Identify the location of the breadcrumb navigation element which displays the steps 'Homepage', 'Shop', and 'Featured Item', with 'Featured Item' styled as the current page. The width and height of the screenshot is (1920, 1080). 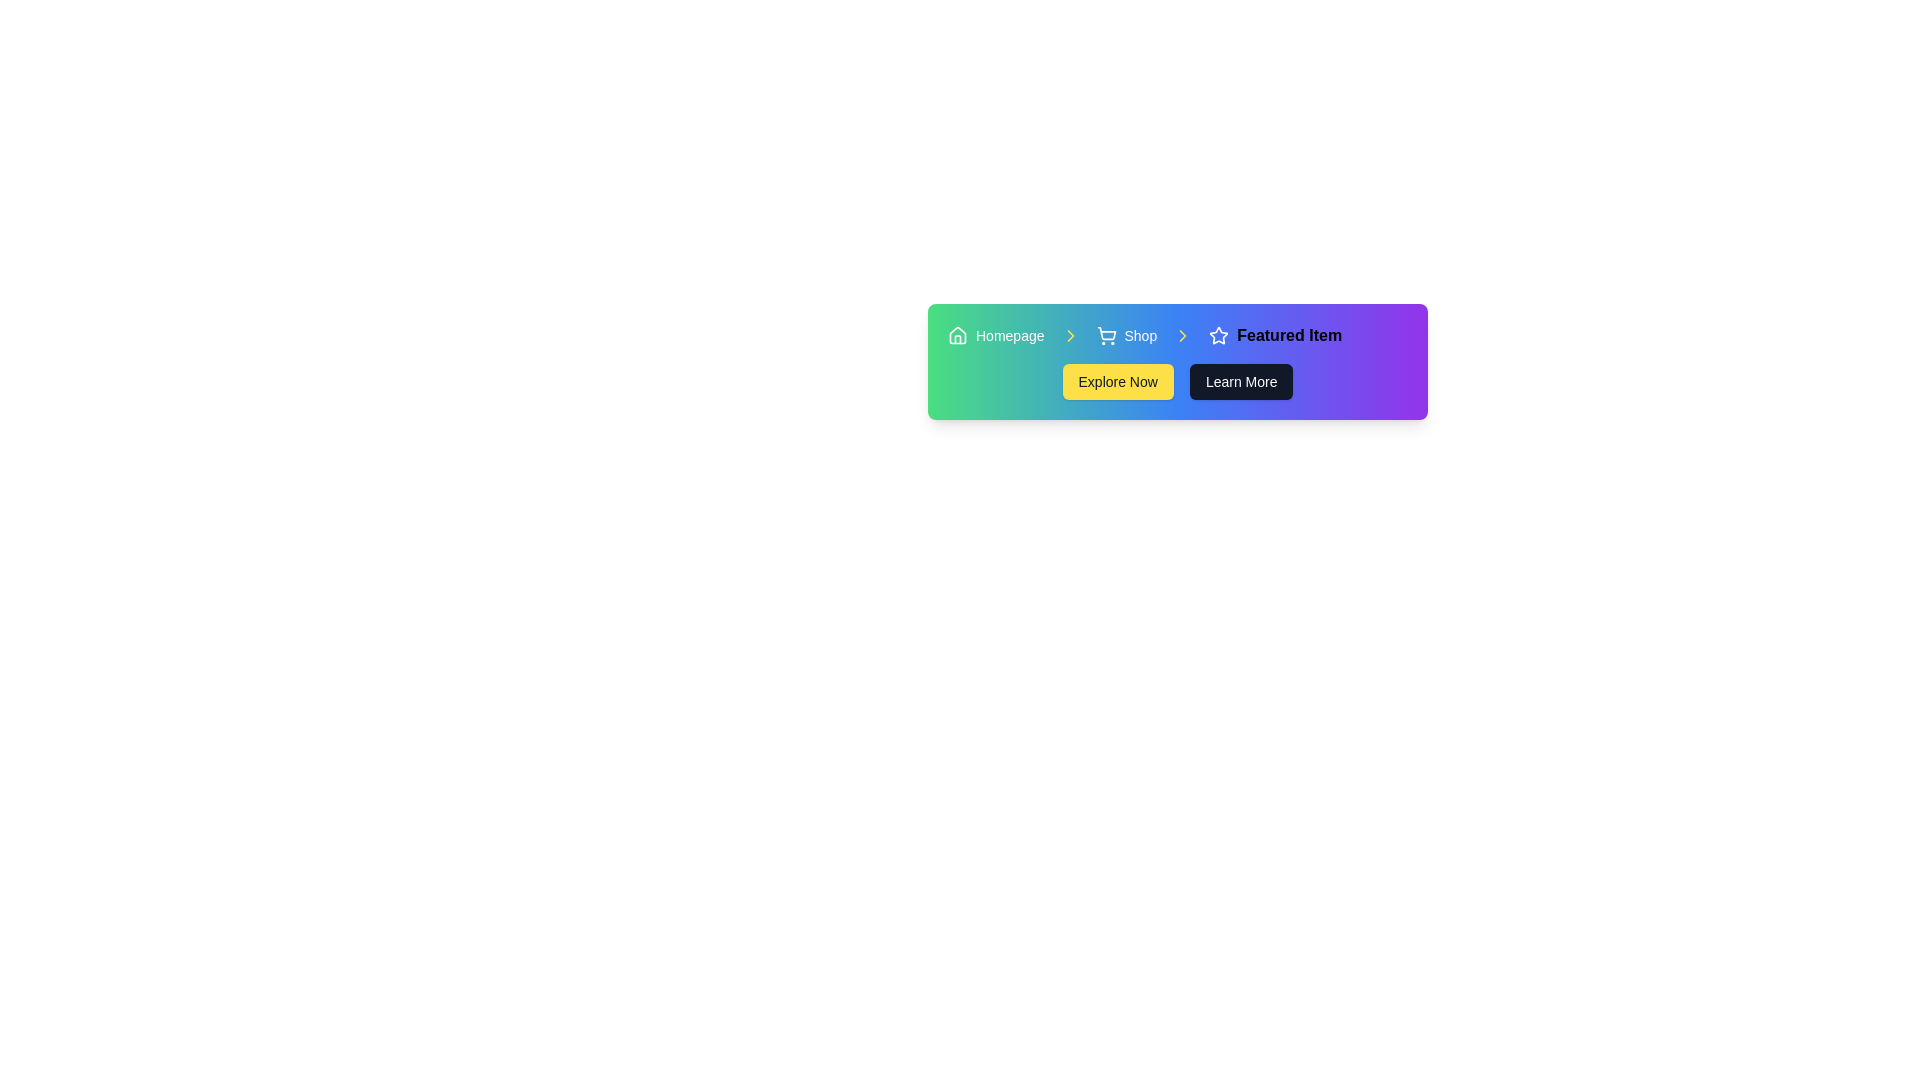
(1177, 334).